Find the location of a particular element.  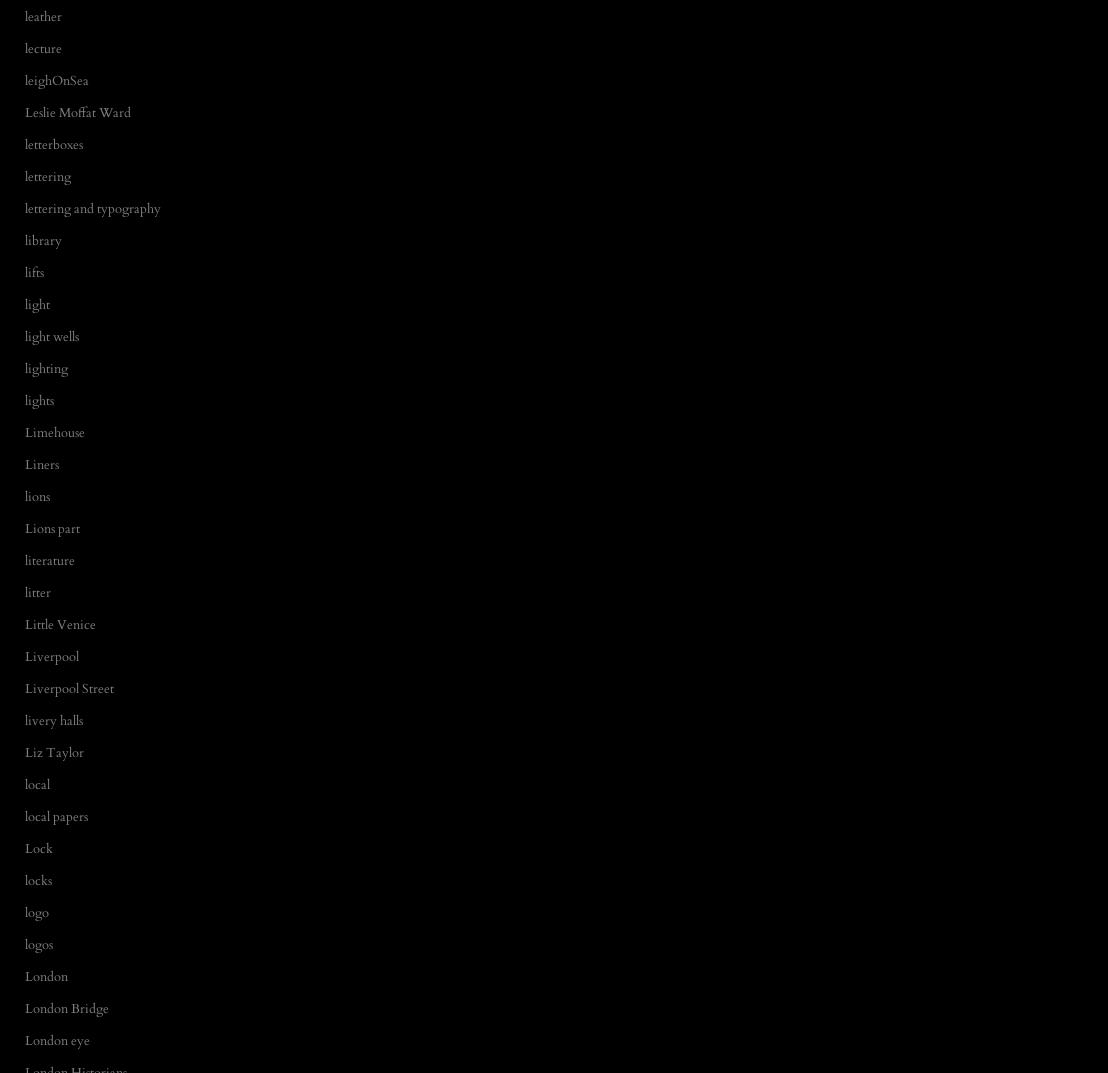

'Liverpool Street' is located at coordinates (68, 688).